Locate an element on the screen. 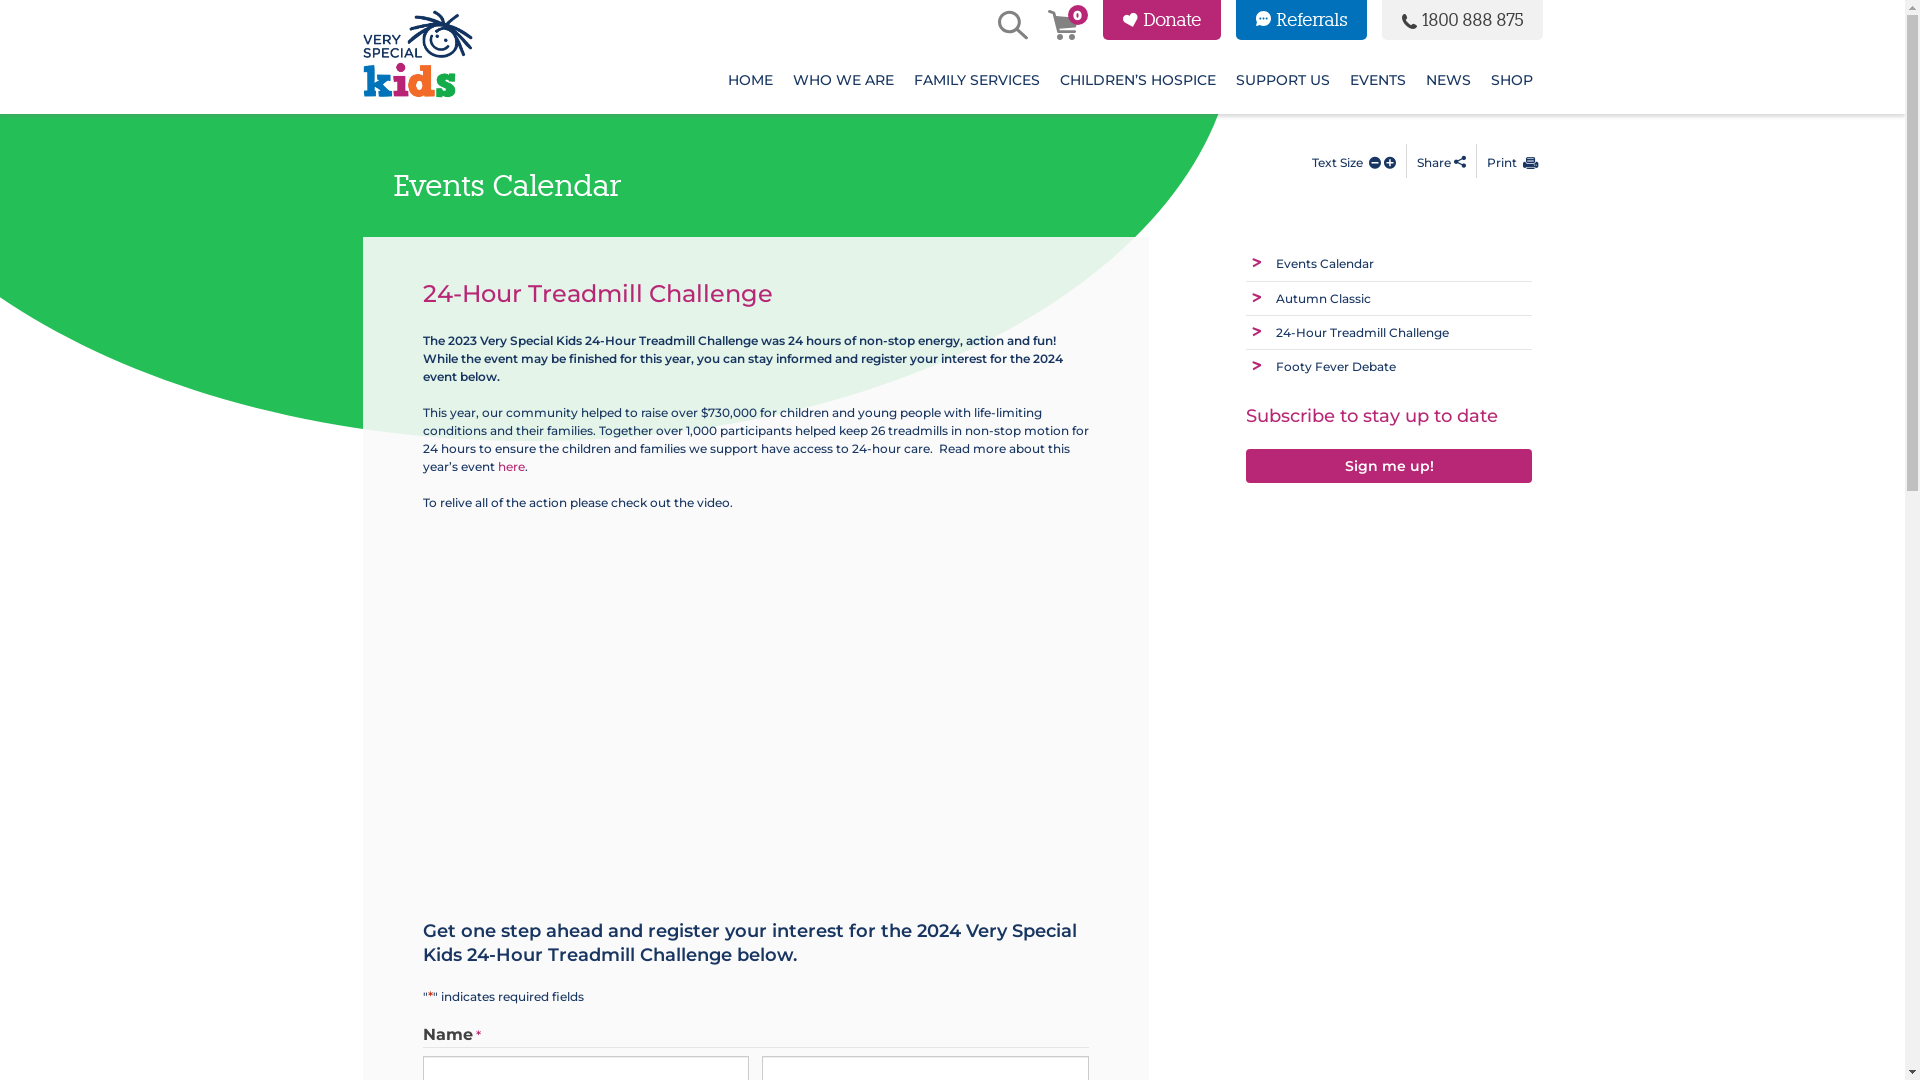 Image resolution: width=1920 pixels, height=1080 pixels. '1800 888 875' is located at coordinates (1462, 19).